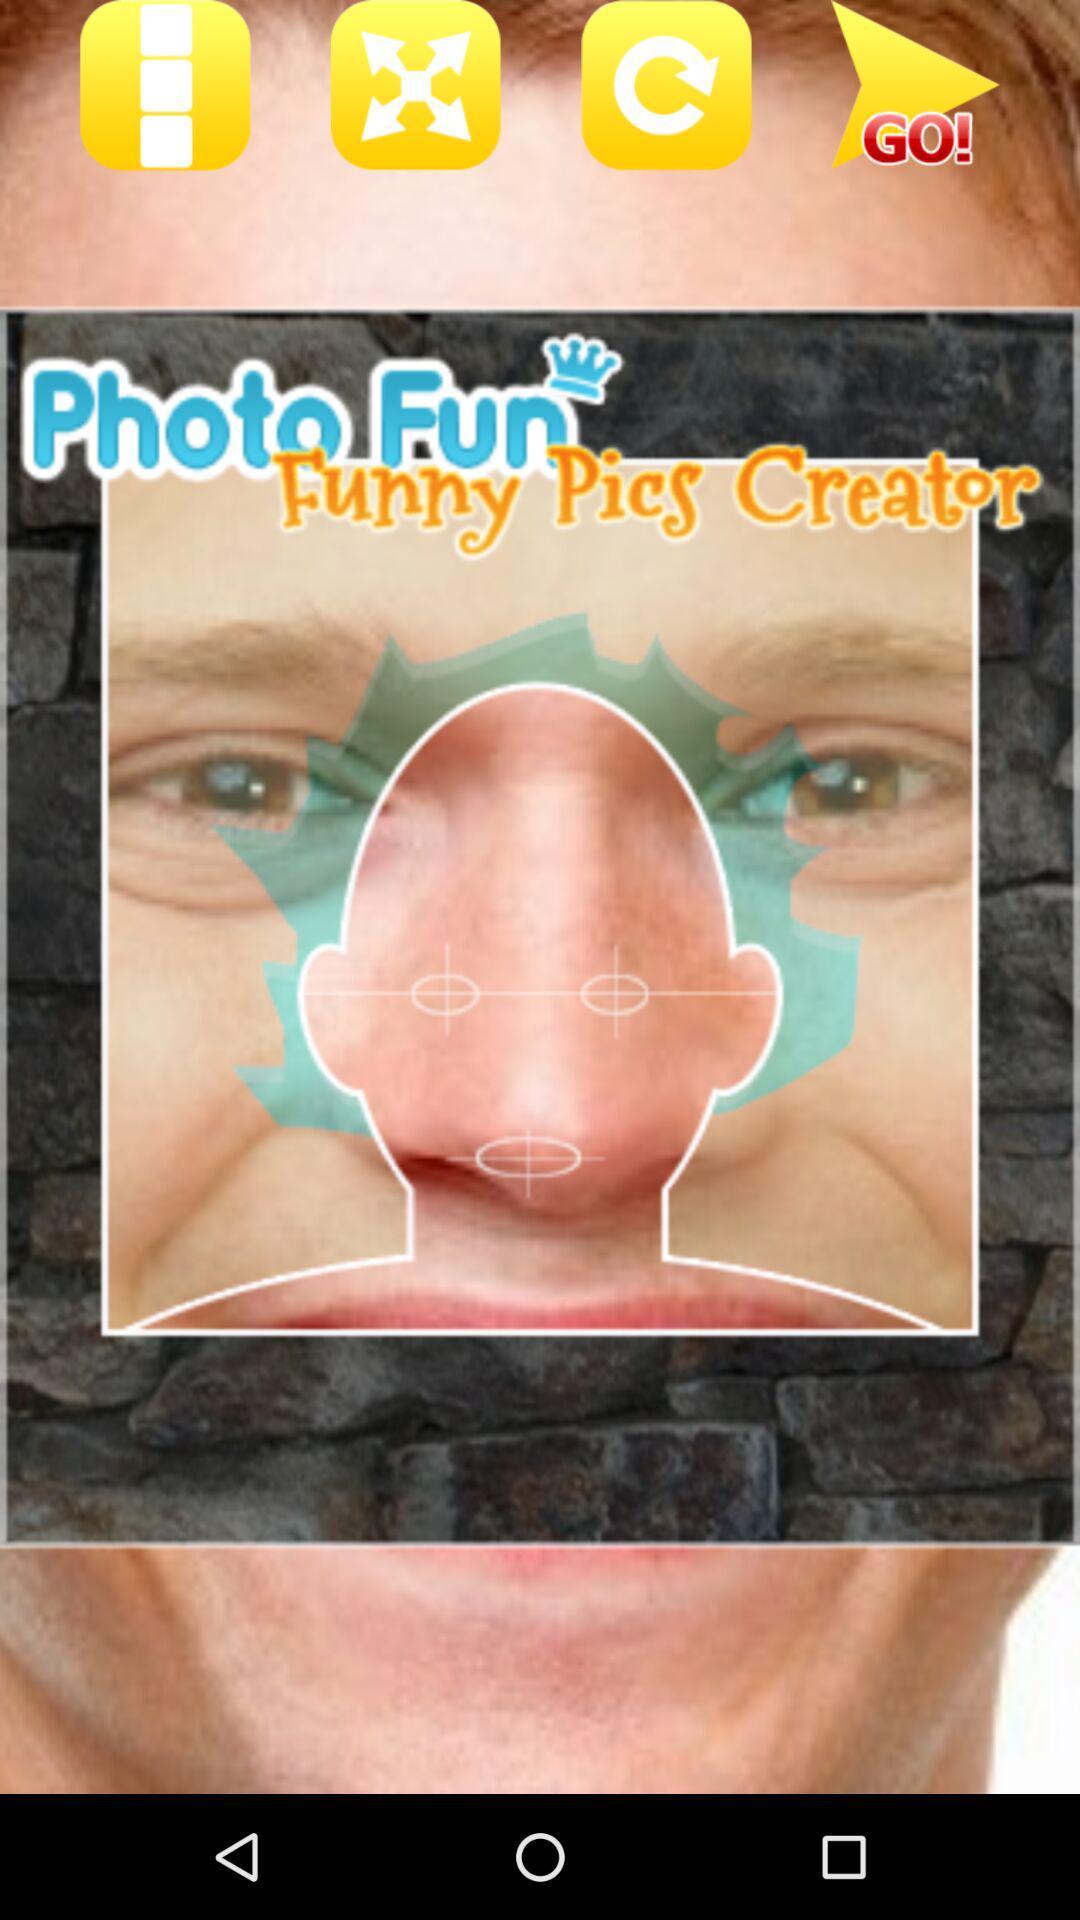  Describe the element at coordinates (415, 90) in the screenshot. I see `the fullscreen icon` at that location.